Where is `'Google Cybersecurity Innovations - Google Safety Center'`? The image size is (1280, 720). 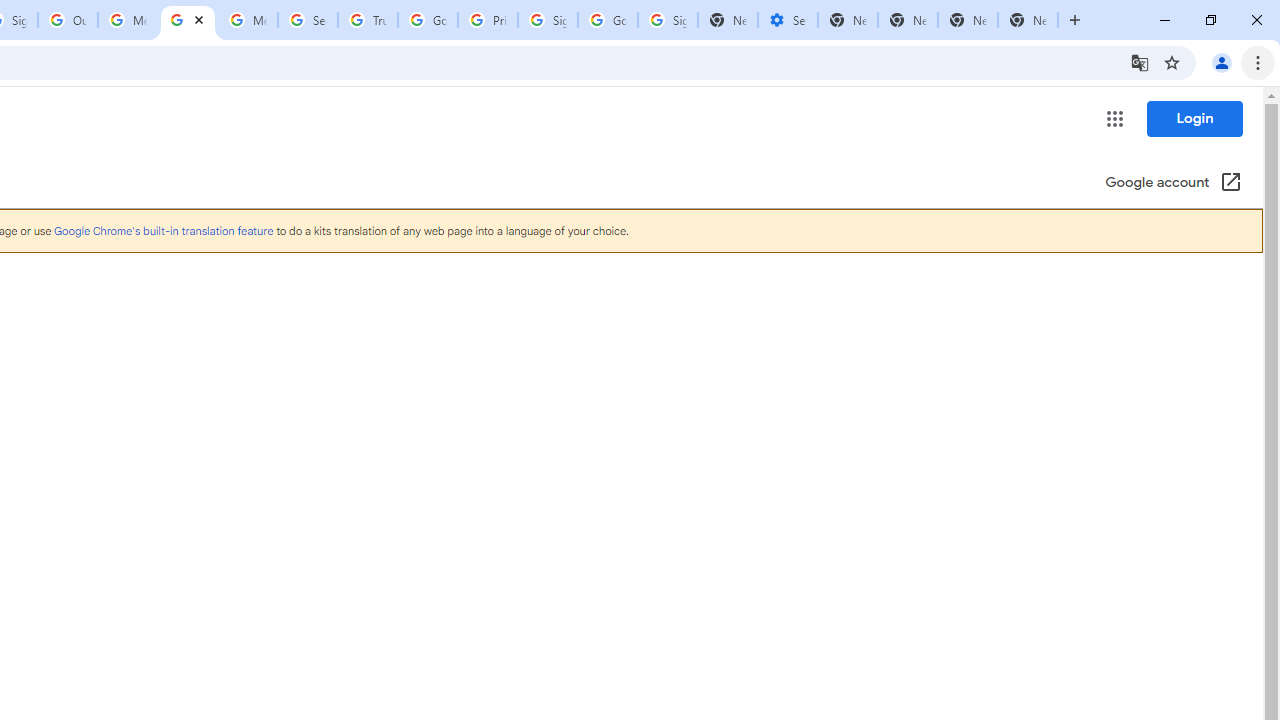 'Google Cybersecurity Innovations - Google Safety Center' is located at coordinates (607, 20).